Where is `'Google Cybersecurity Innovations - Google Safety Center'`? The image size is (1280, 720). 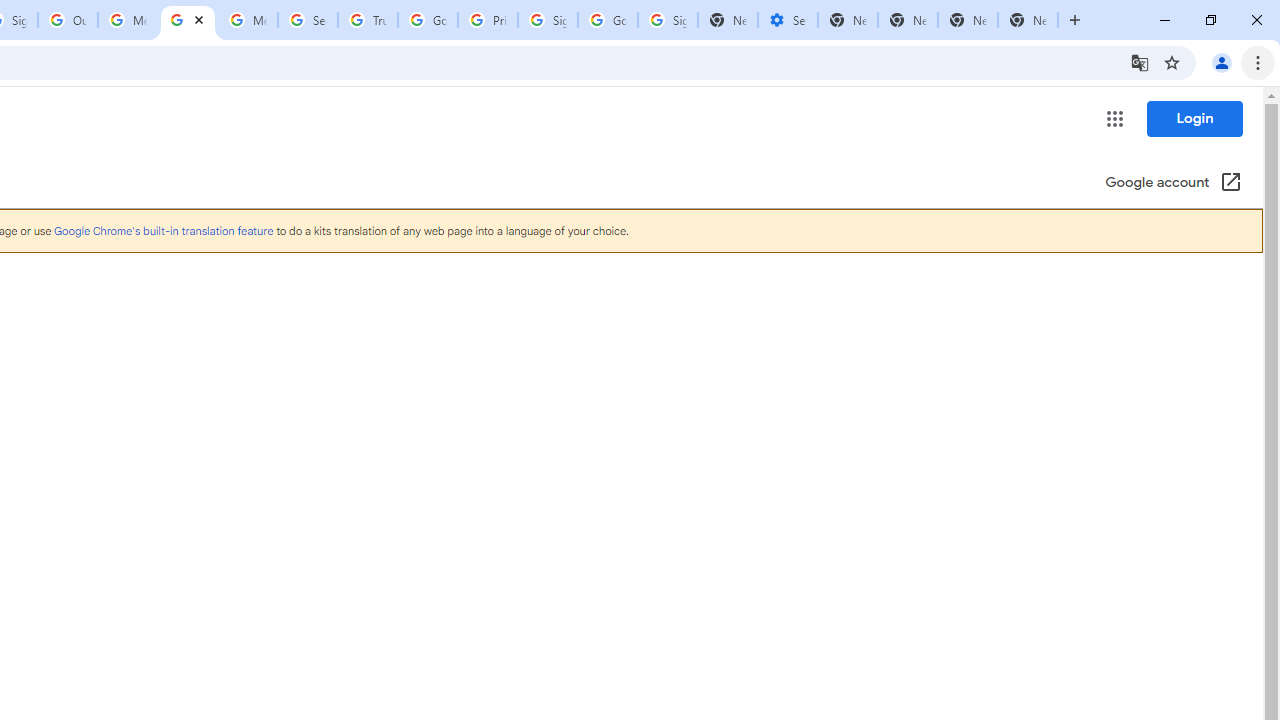 'Google Cybersecurity Innovations - Google Safety Center' is located at coordinates (607, 20).